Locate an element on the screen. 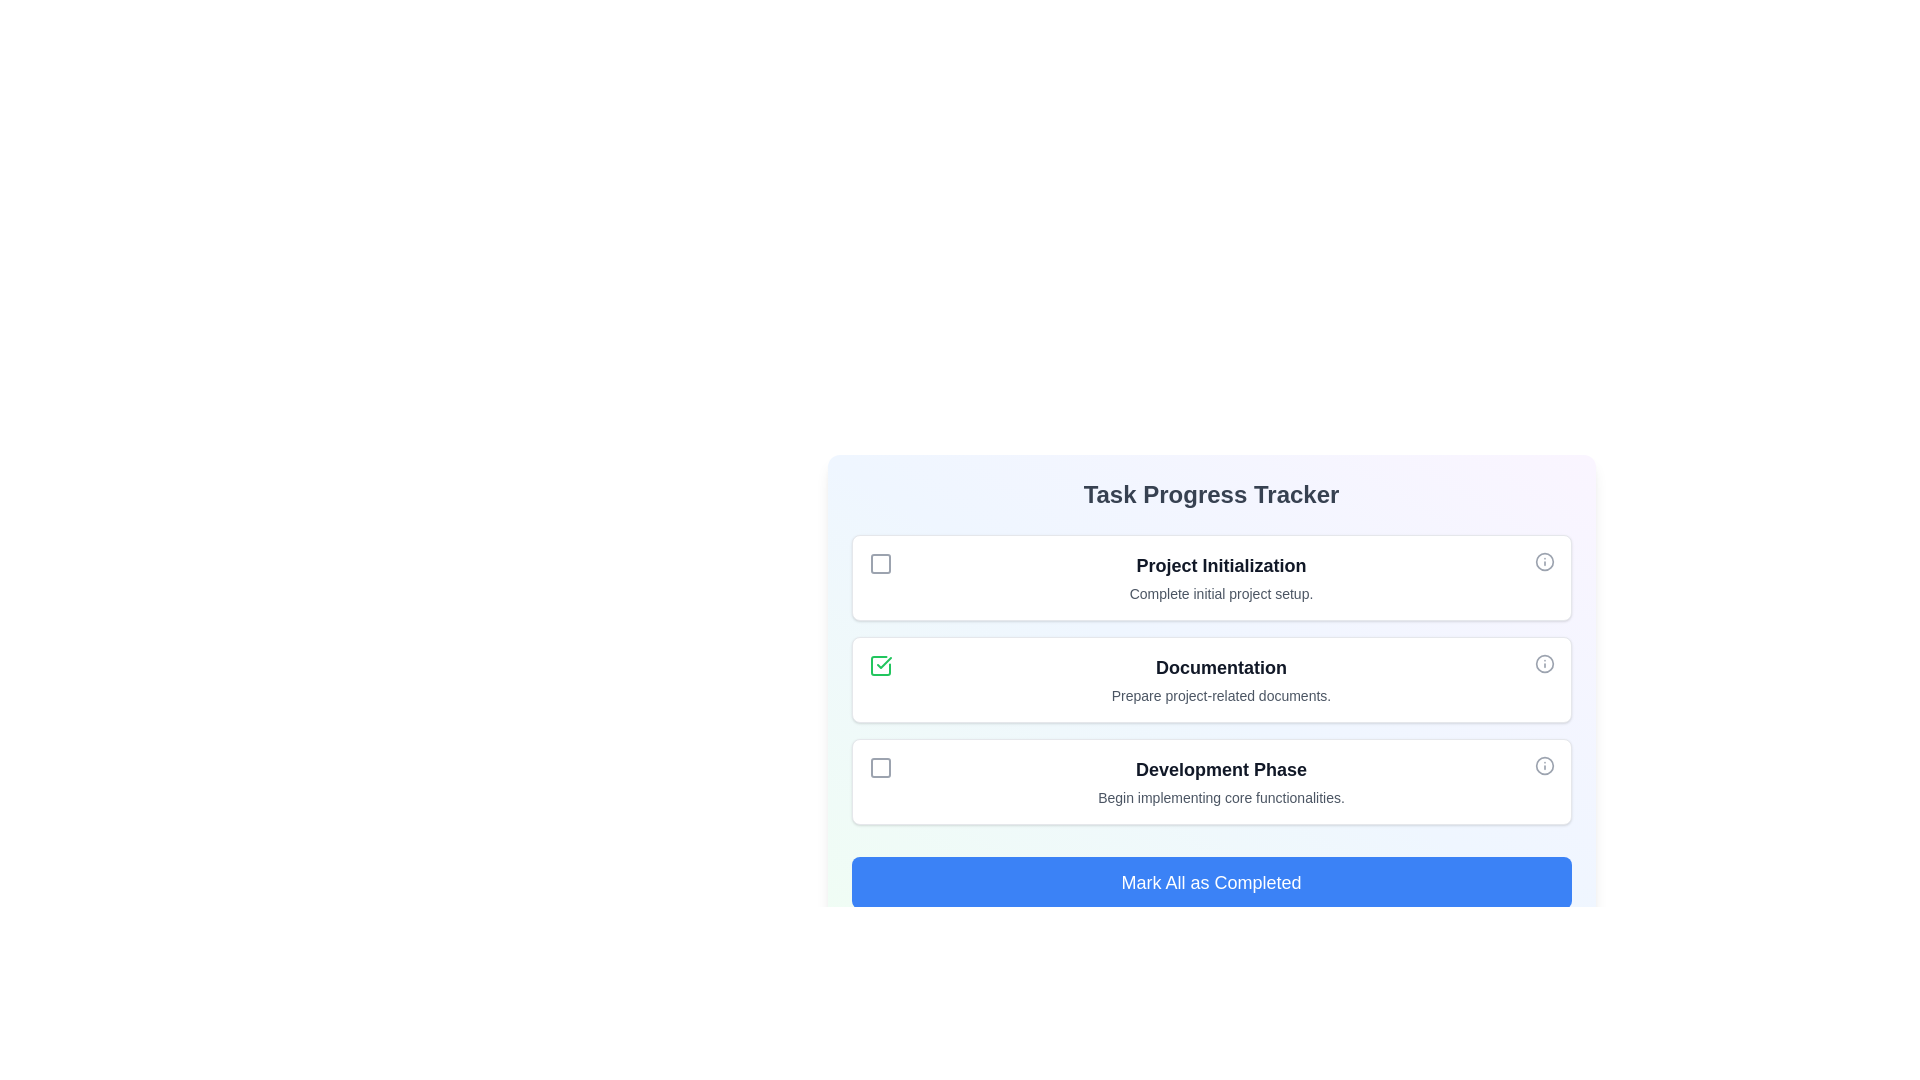 This screenshot has width=1920, height=1080. the 'info' icon component related to the 'Development Phase' task to observe its additional context or information is located at coordinates (1543, 765).